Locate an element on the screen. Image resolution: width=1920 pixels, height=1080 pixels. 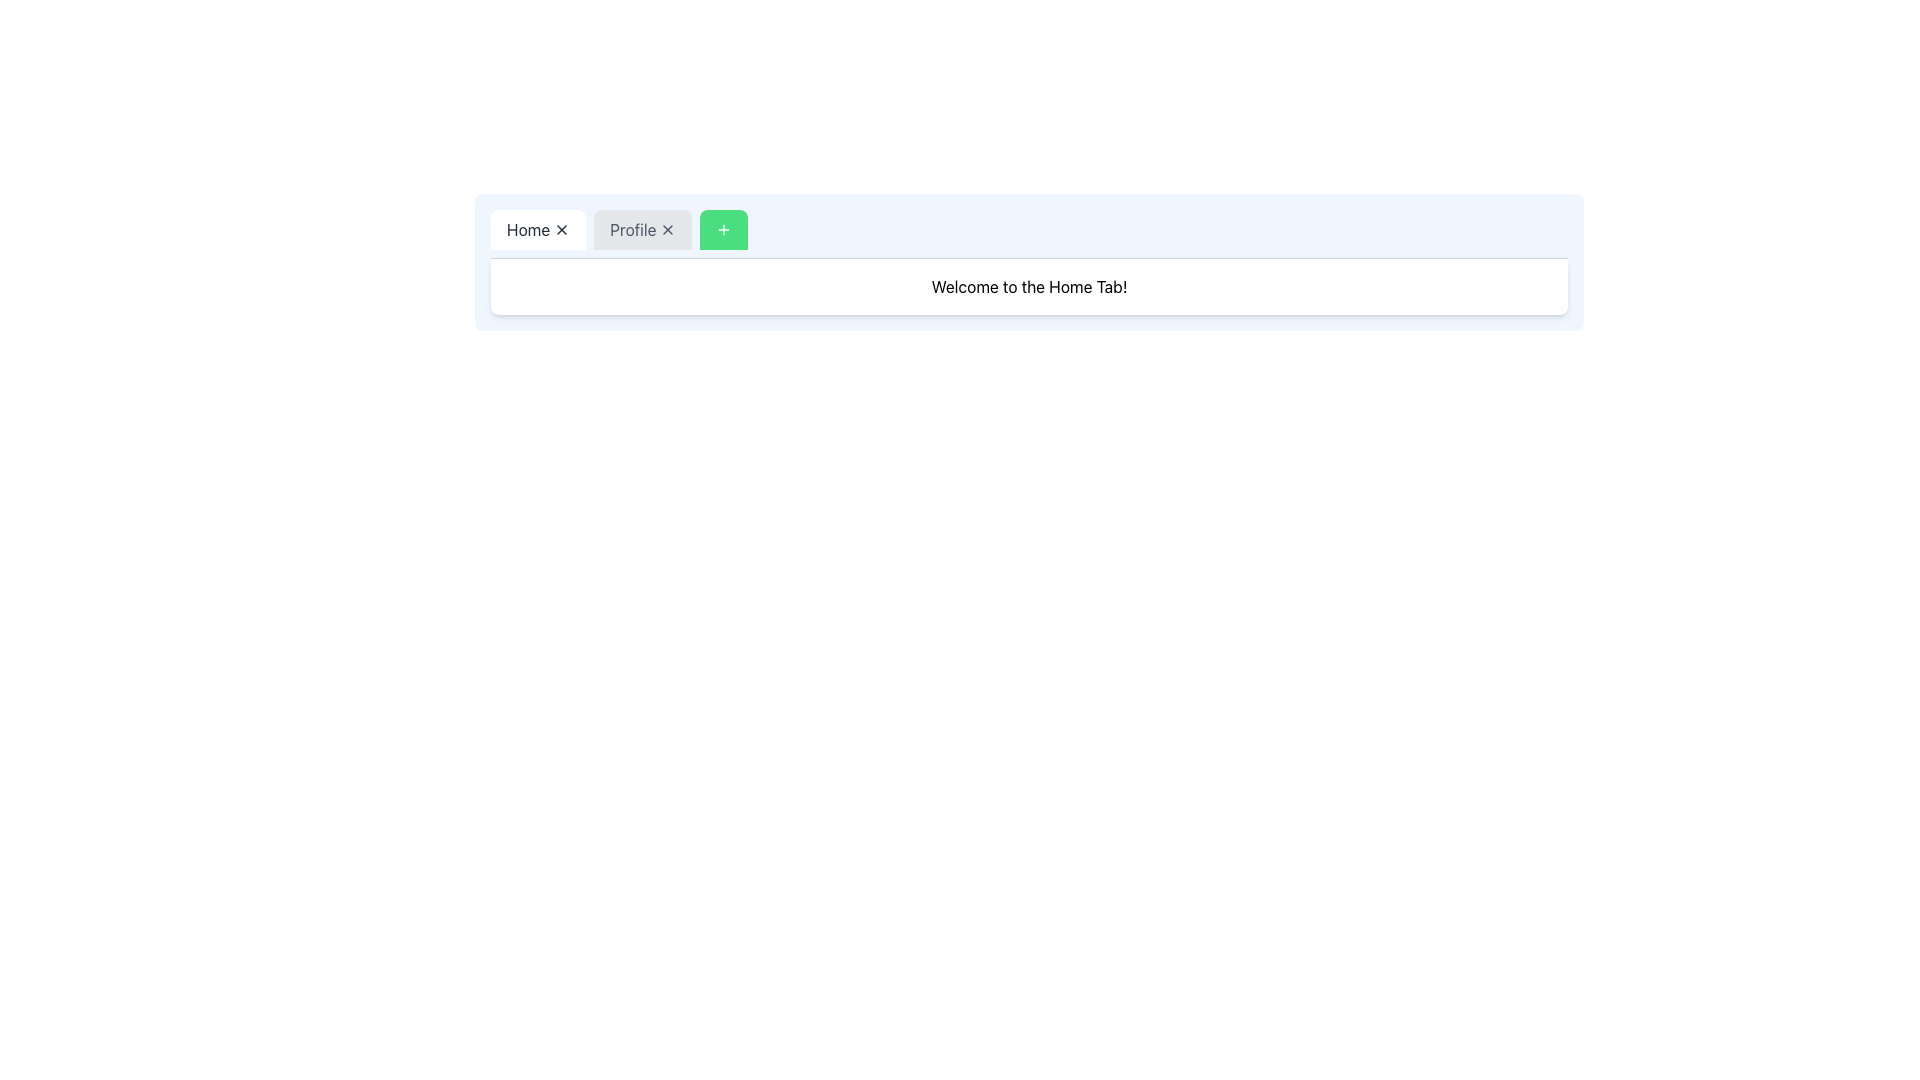
the 'X' icon button on the 'Home' tab is located at coordinates (561, 229).